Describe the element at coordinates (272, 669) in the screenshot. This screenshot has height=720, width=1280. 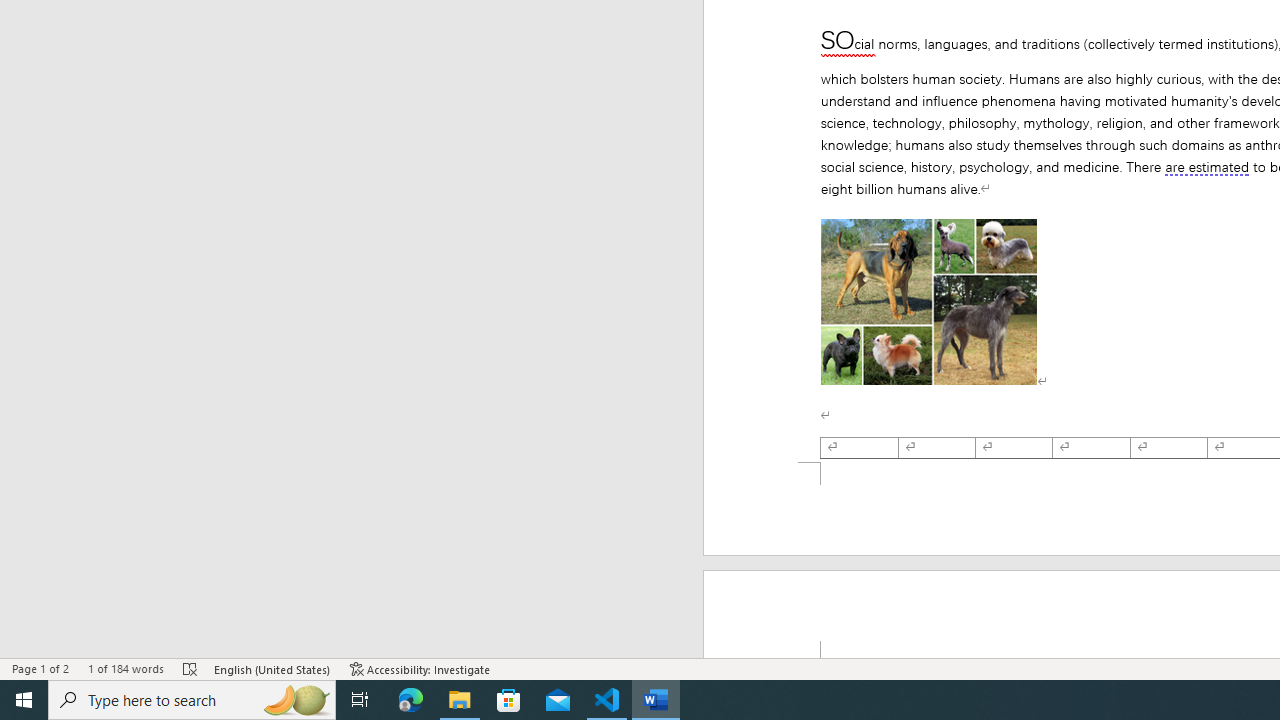
I see `'Language English (United States)'` at that location.